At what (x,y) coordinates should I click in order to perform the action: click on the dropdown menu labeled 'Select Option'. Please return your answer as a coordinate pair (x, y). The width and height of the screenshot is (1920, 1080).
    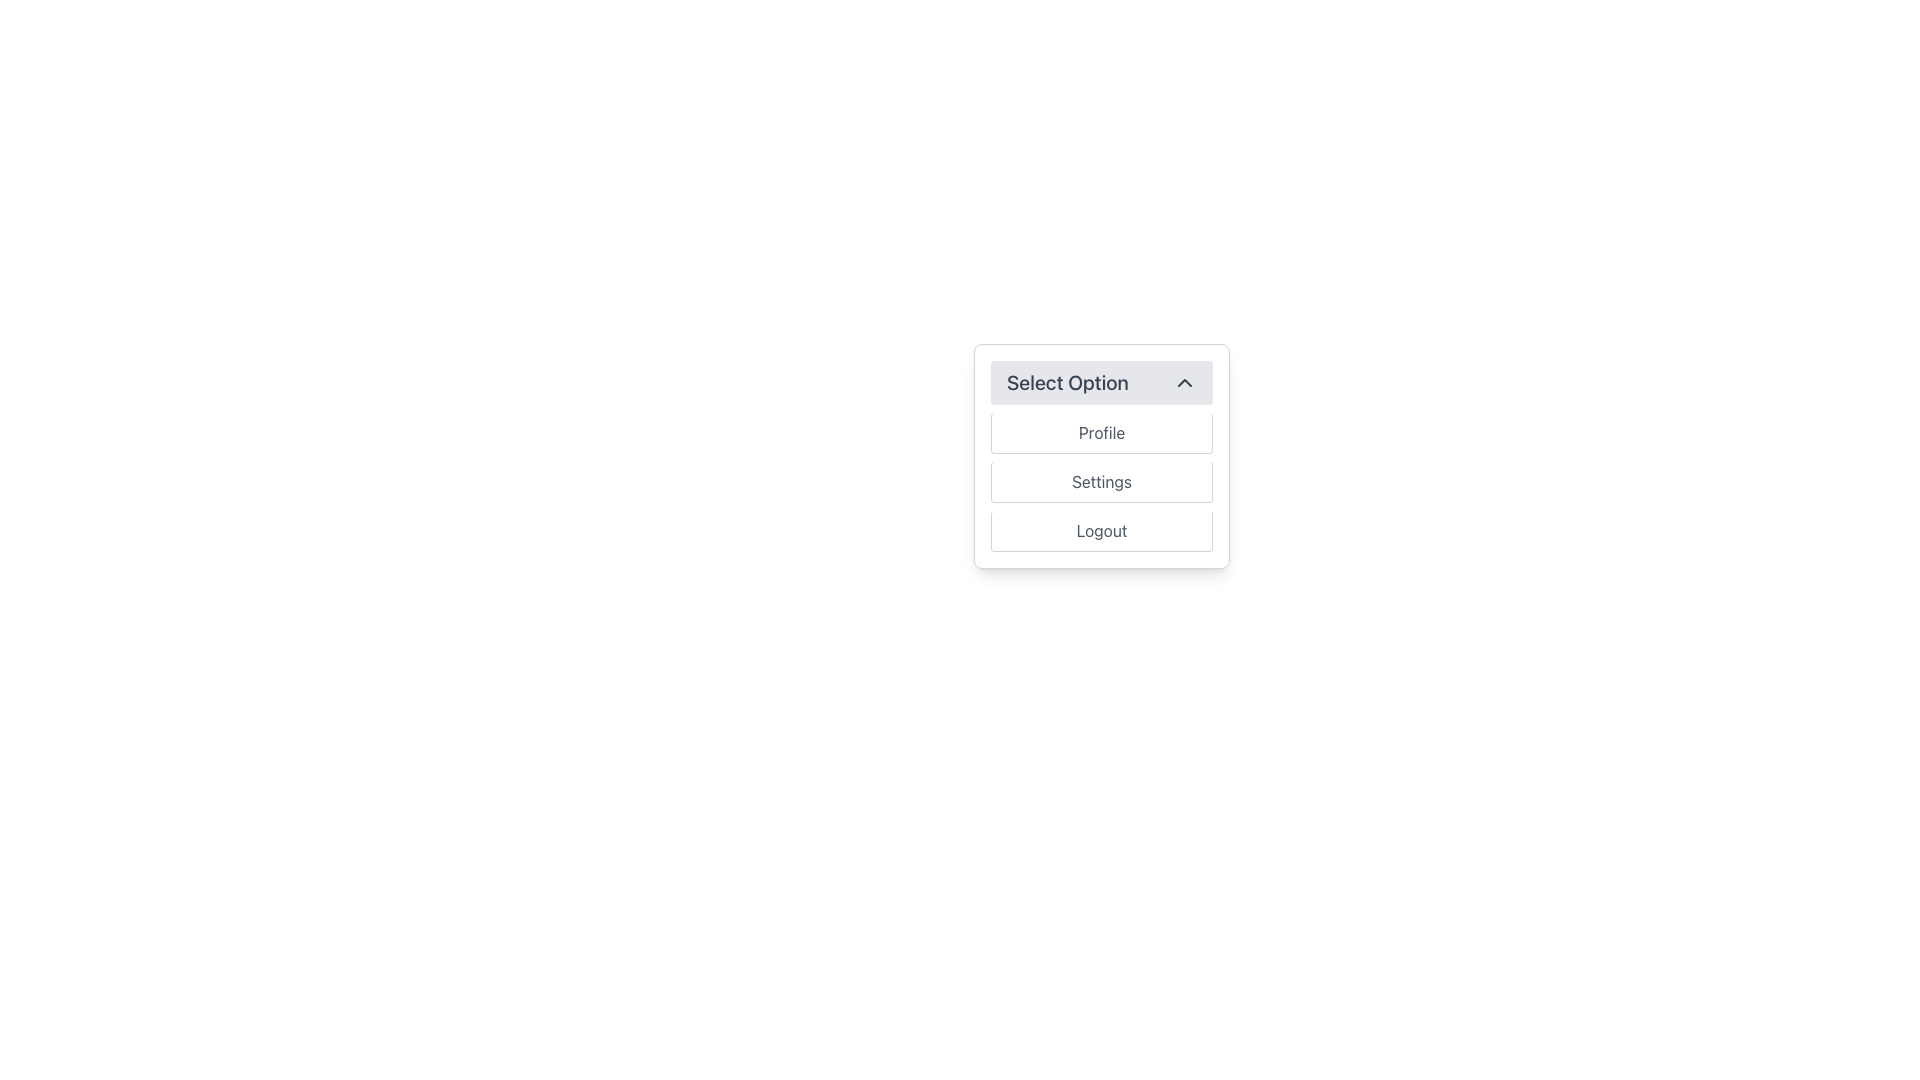
    Looking at the image, I should click on (1101, 455).